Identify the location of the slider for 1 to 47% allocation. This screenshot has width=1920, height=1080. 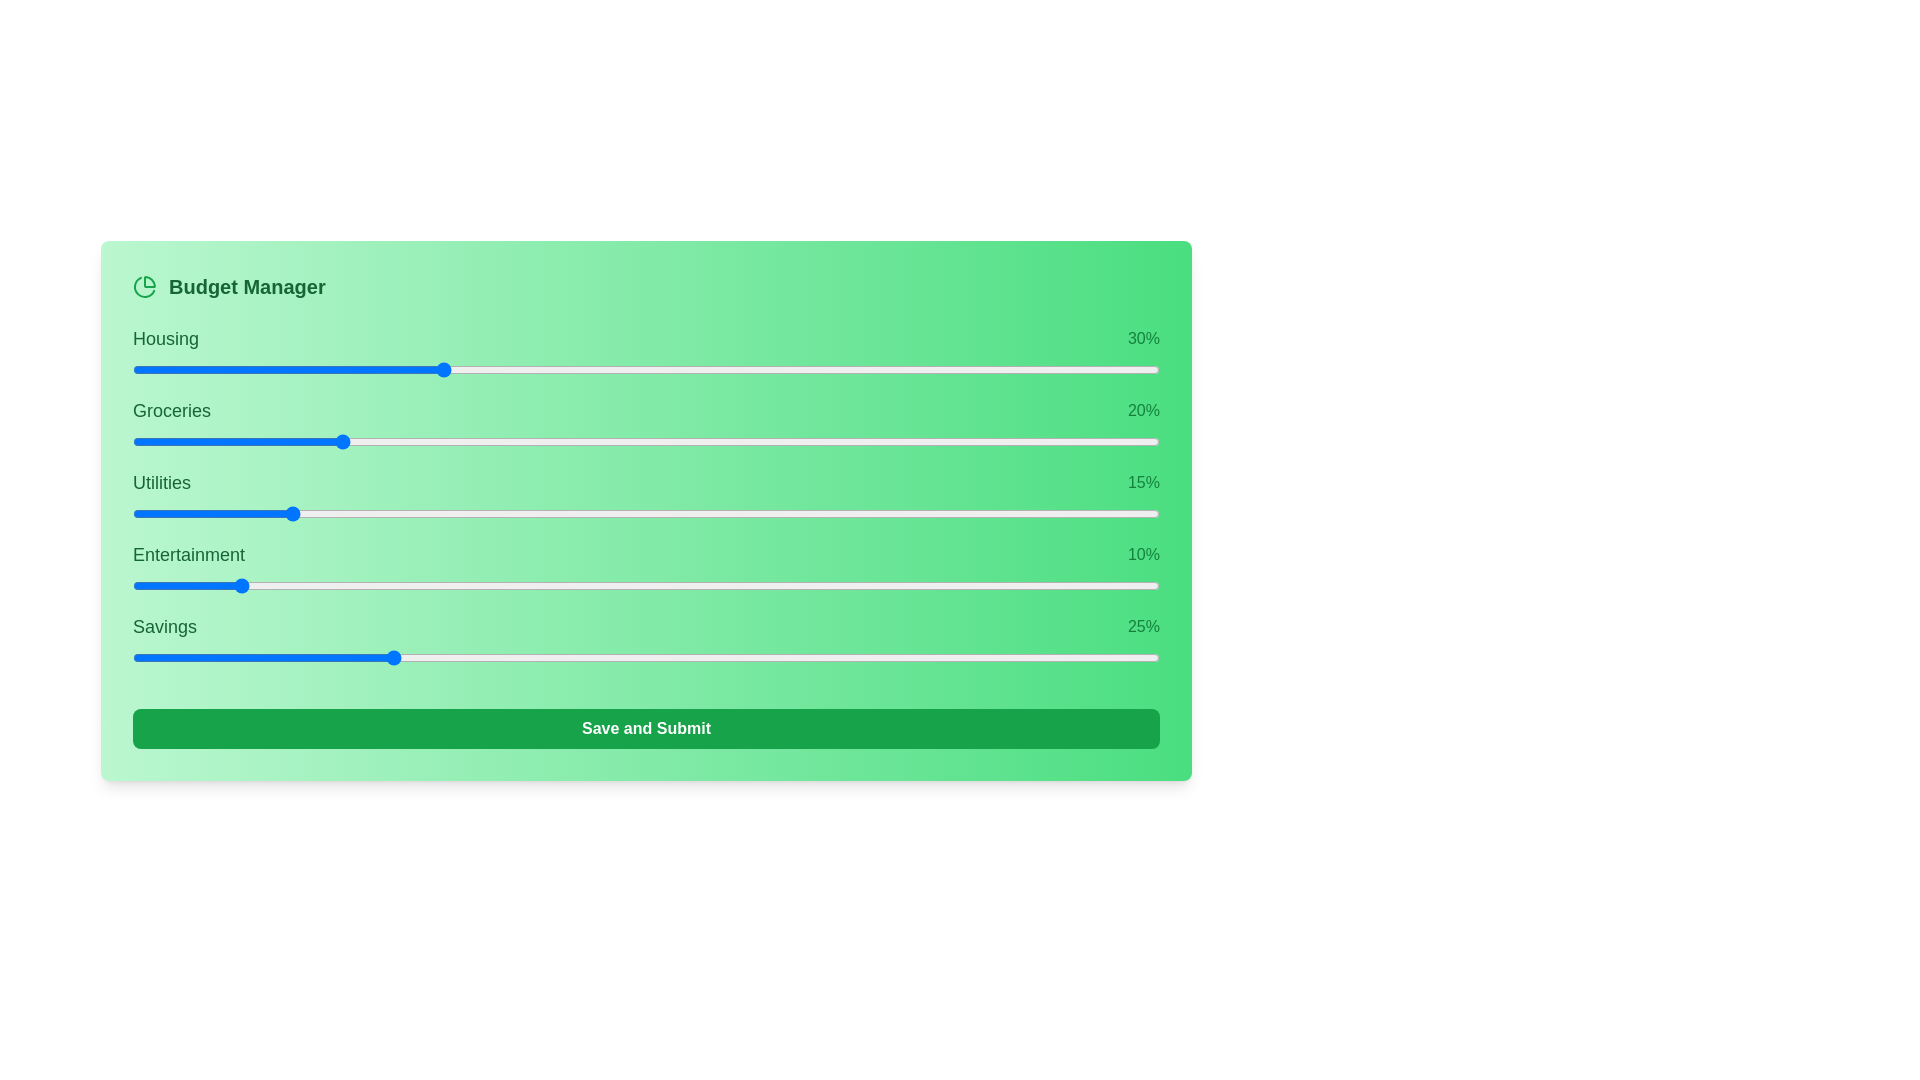
(886, 441).